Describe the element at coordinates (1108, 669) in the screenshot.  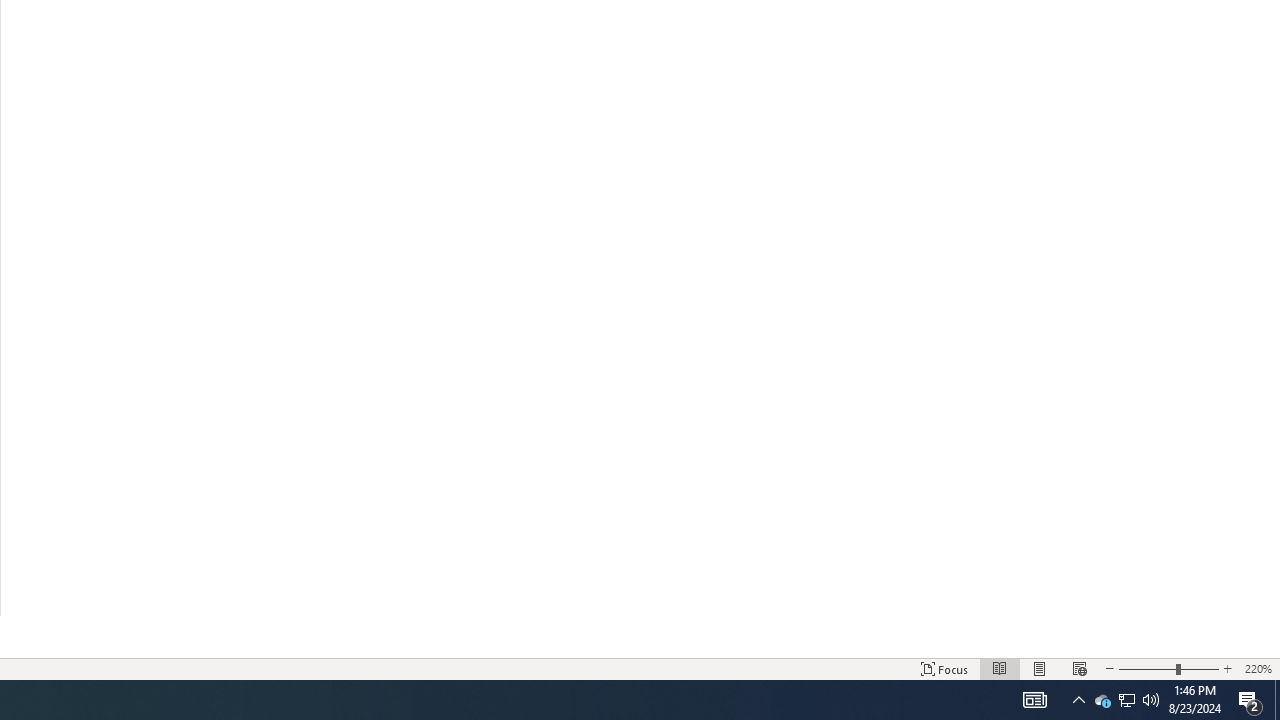
I see `'Decrease Text Size'` at that location.